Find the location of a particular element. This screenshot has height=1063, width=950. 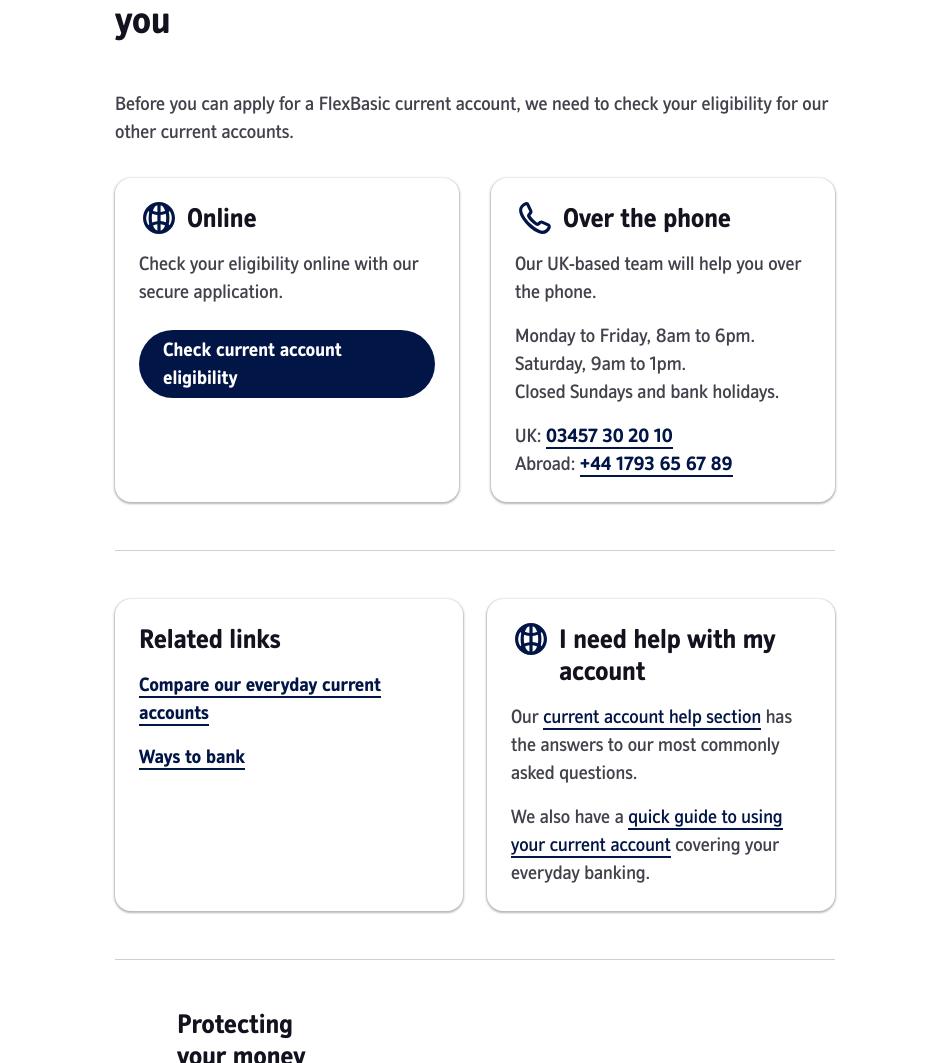

'quick guide to using your current account' is located at coordinates (646, 829).